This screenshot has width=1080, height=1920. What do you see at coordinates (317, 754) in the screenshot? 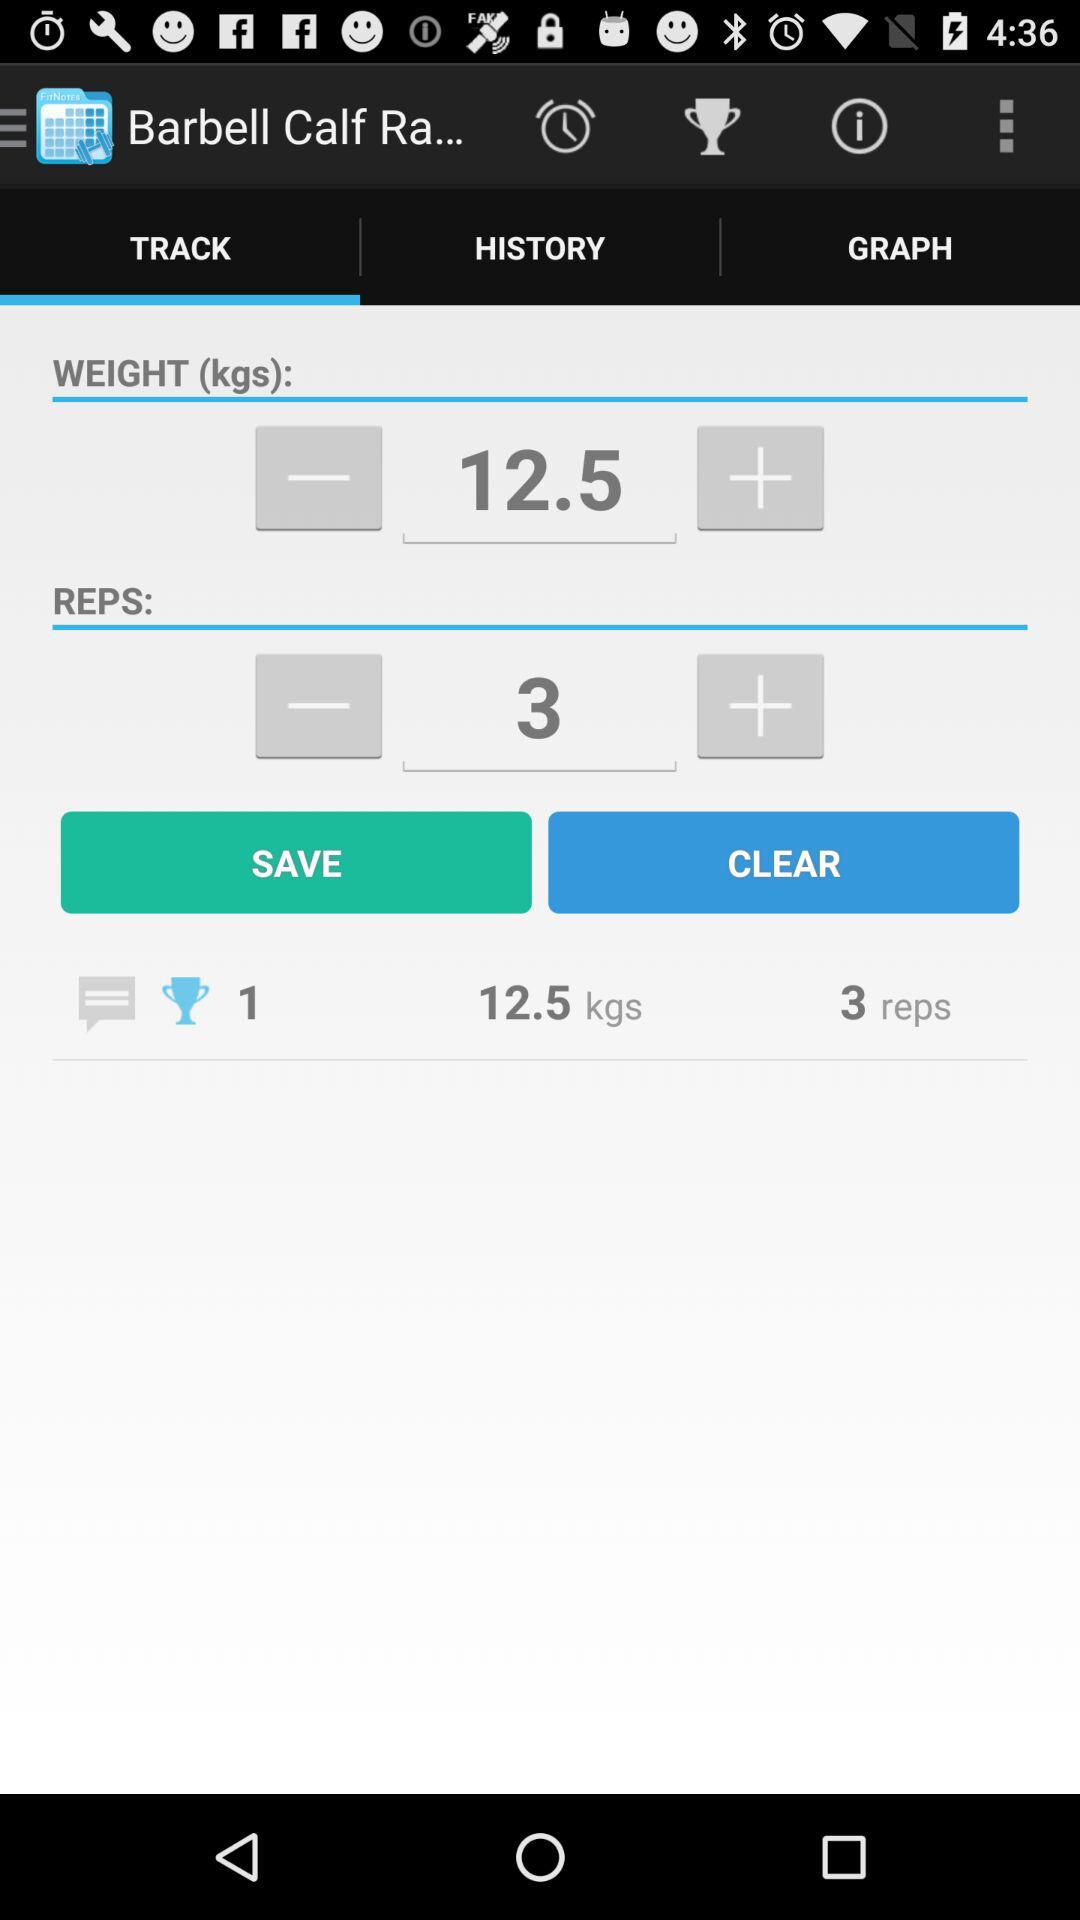
I see `the minus icon` at bounding box center [317, 754].